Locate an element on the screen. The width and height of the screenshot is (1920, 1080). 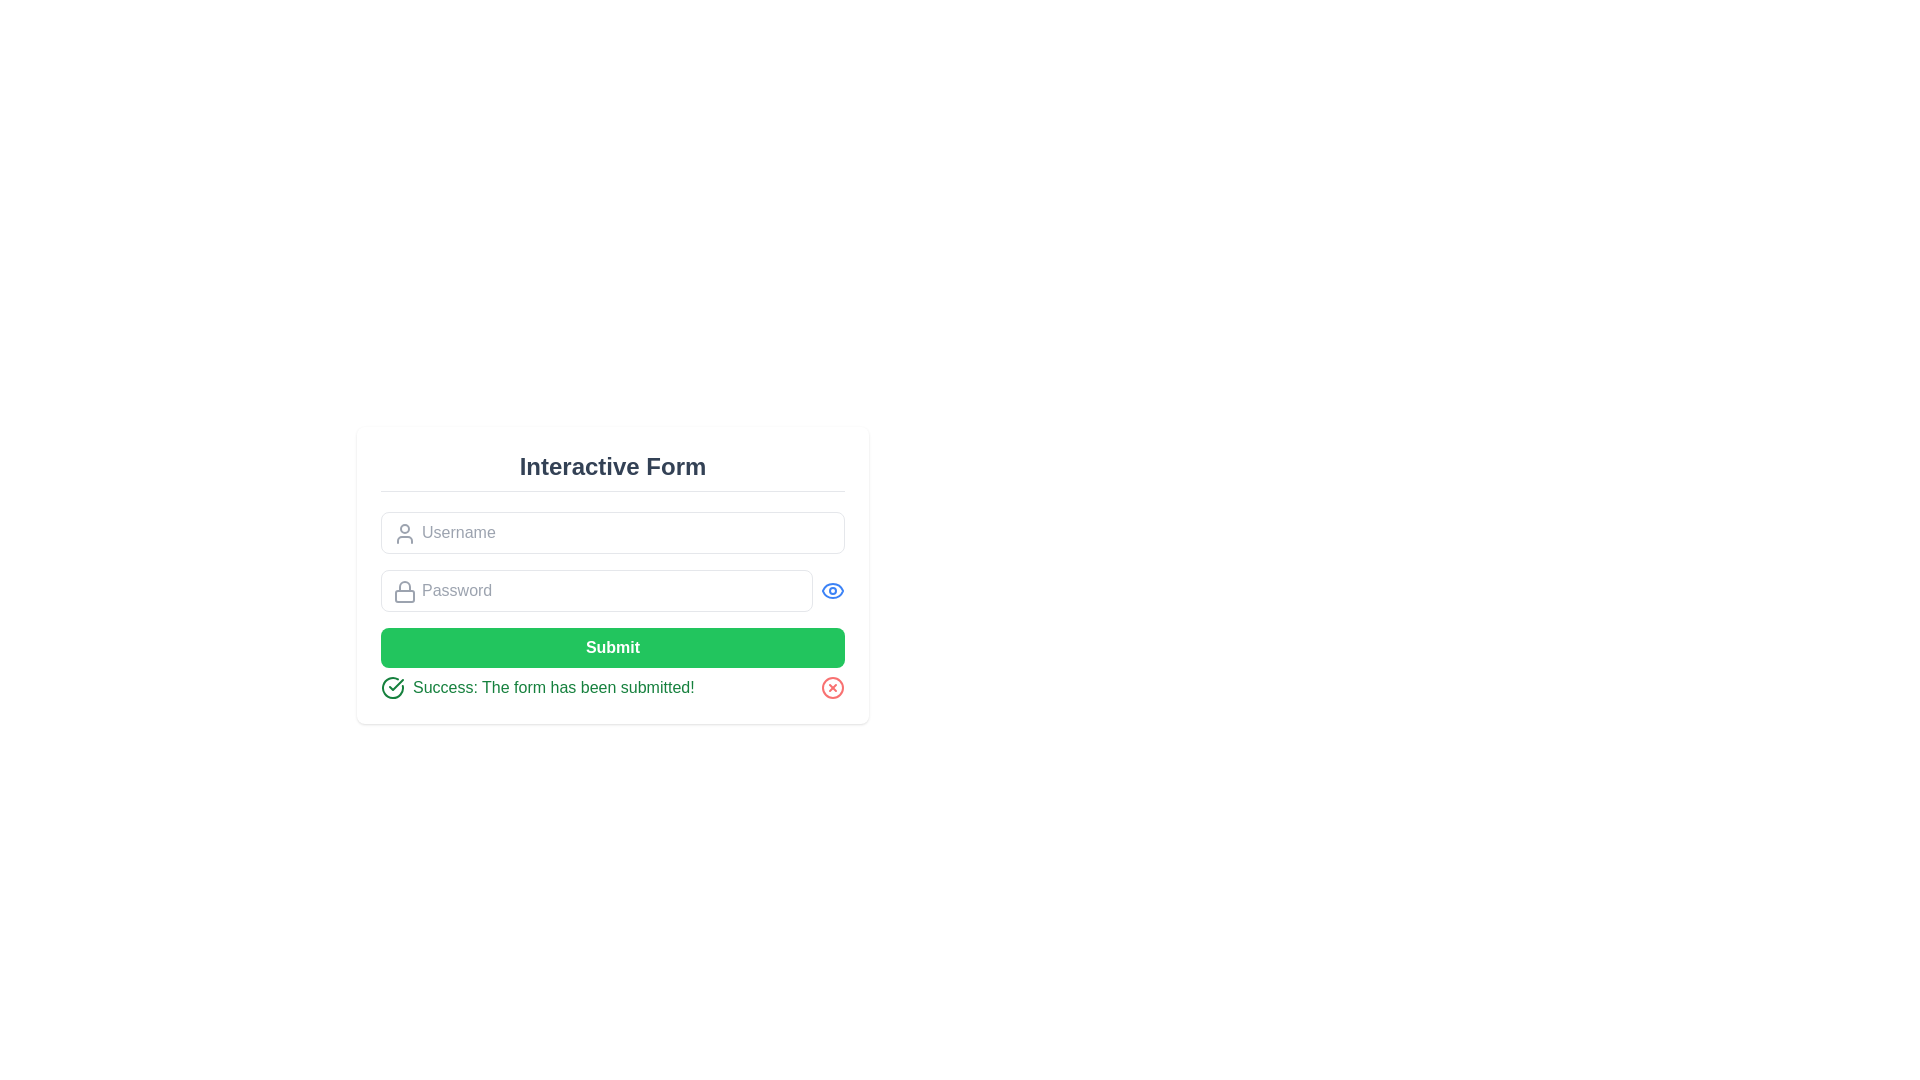
the graphical hint icon located to the left of the 'Username' input field, which indicates that the adjacent input box is for entering a username is located at coordinates (403, 532).